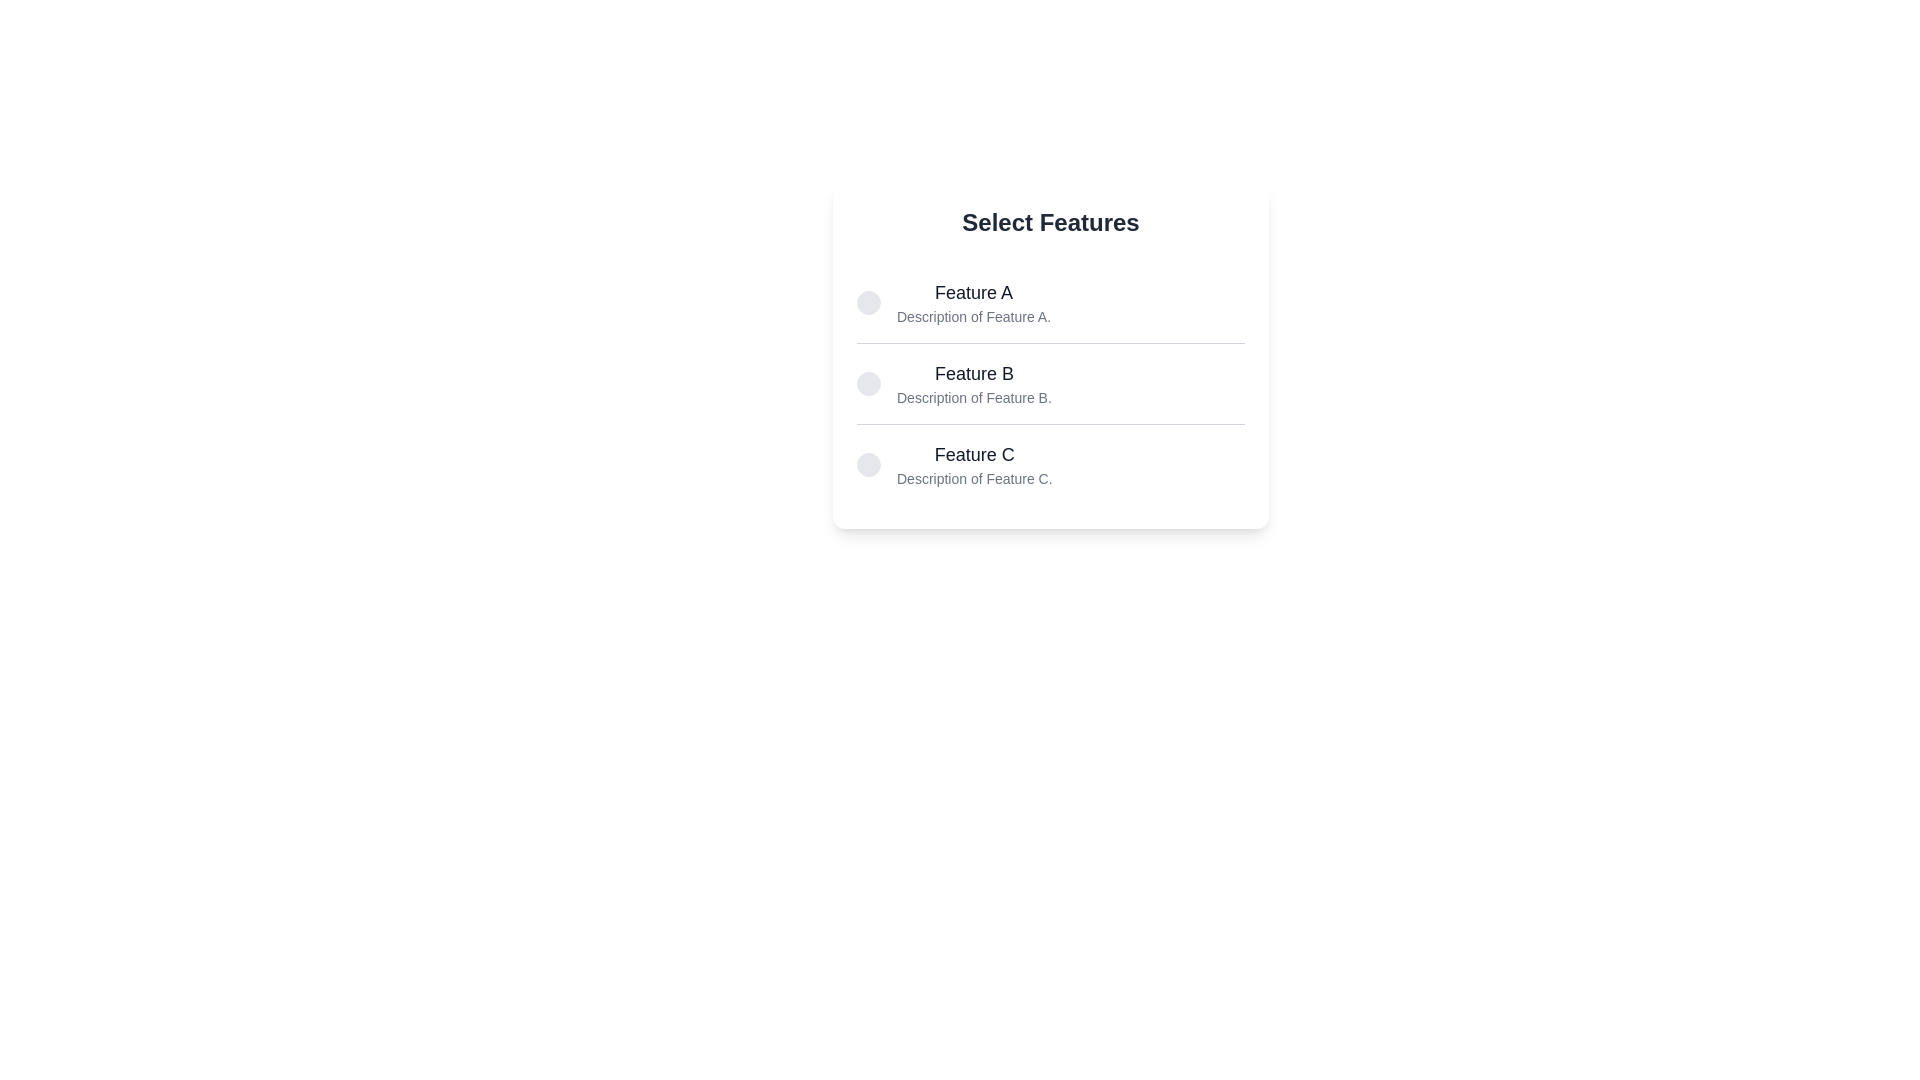 This screenshot has width=1920, height=1080. Describe the element at coordinates (974, 384) in the screenshot. I see `the text label displaying 'Feature B' and its description 'Description of Feature B', which is the second entry in a list of features within a card interface` at that location.